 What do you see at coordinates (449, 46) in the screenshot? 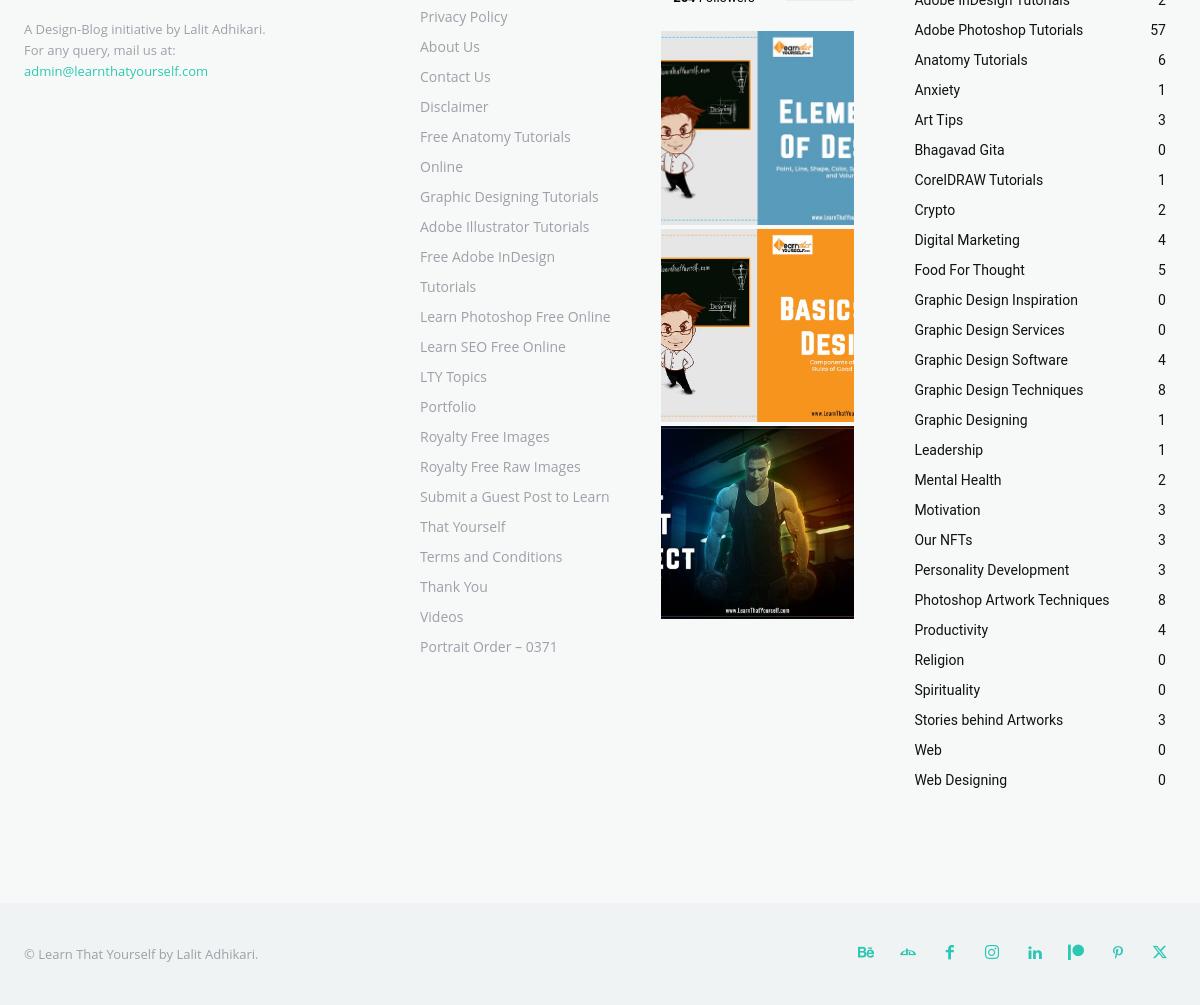
I see `'About Us'` at bounding box center [449, 46].